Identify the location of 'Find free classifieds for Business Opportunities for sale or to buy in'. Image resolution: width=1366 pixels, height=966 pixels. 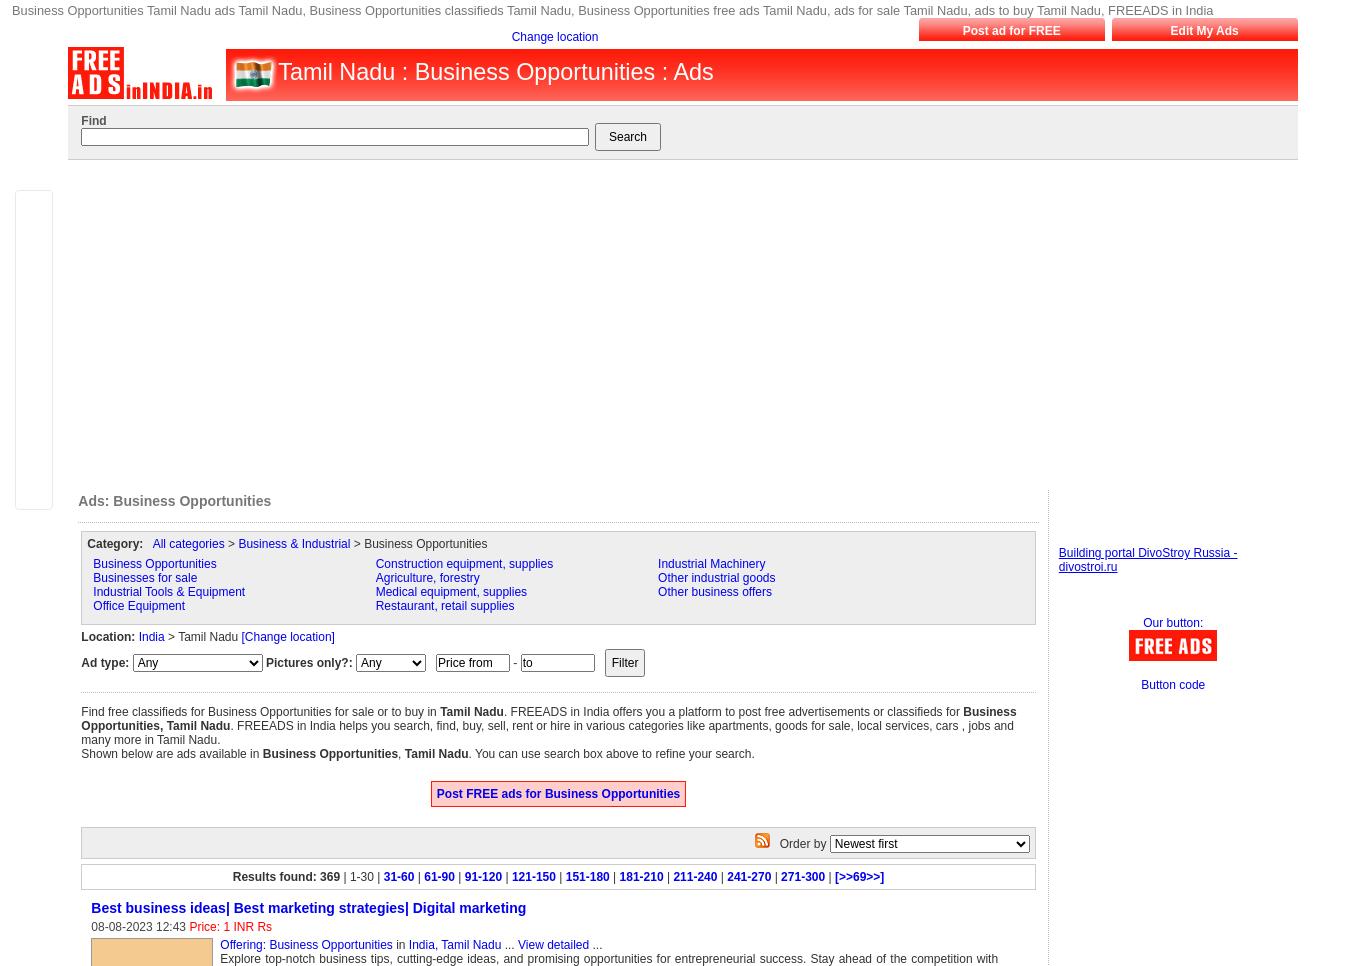
(81, 711).